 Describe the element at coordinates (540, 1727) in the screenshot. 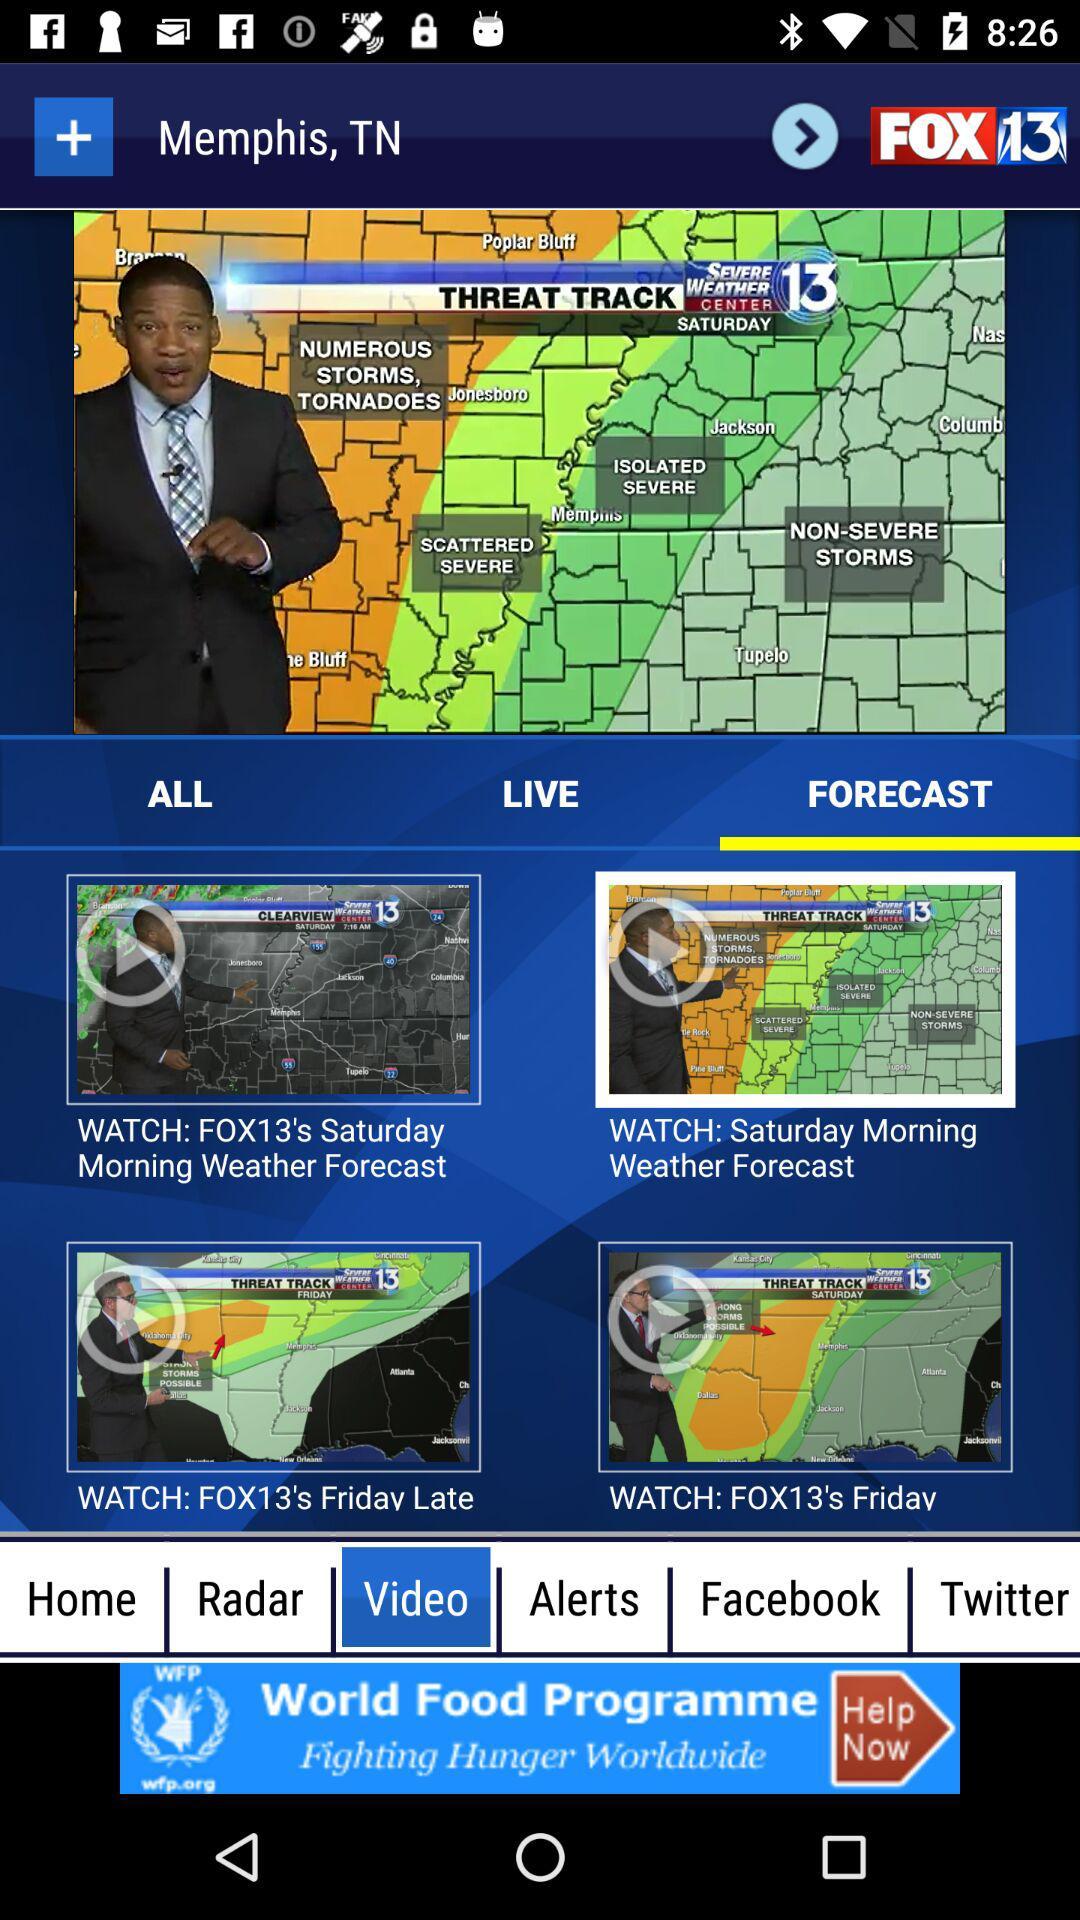

I see `advertisement image` at that location.